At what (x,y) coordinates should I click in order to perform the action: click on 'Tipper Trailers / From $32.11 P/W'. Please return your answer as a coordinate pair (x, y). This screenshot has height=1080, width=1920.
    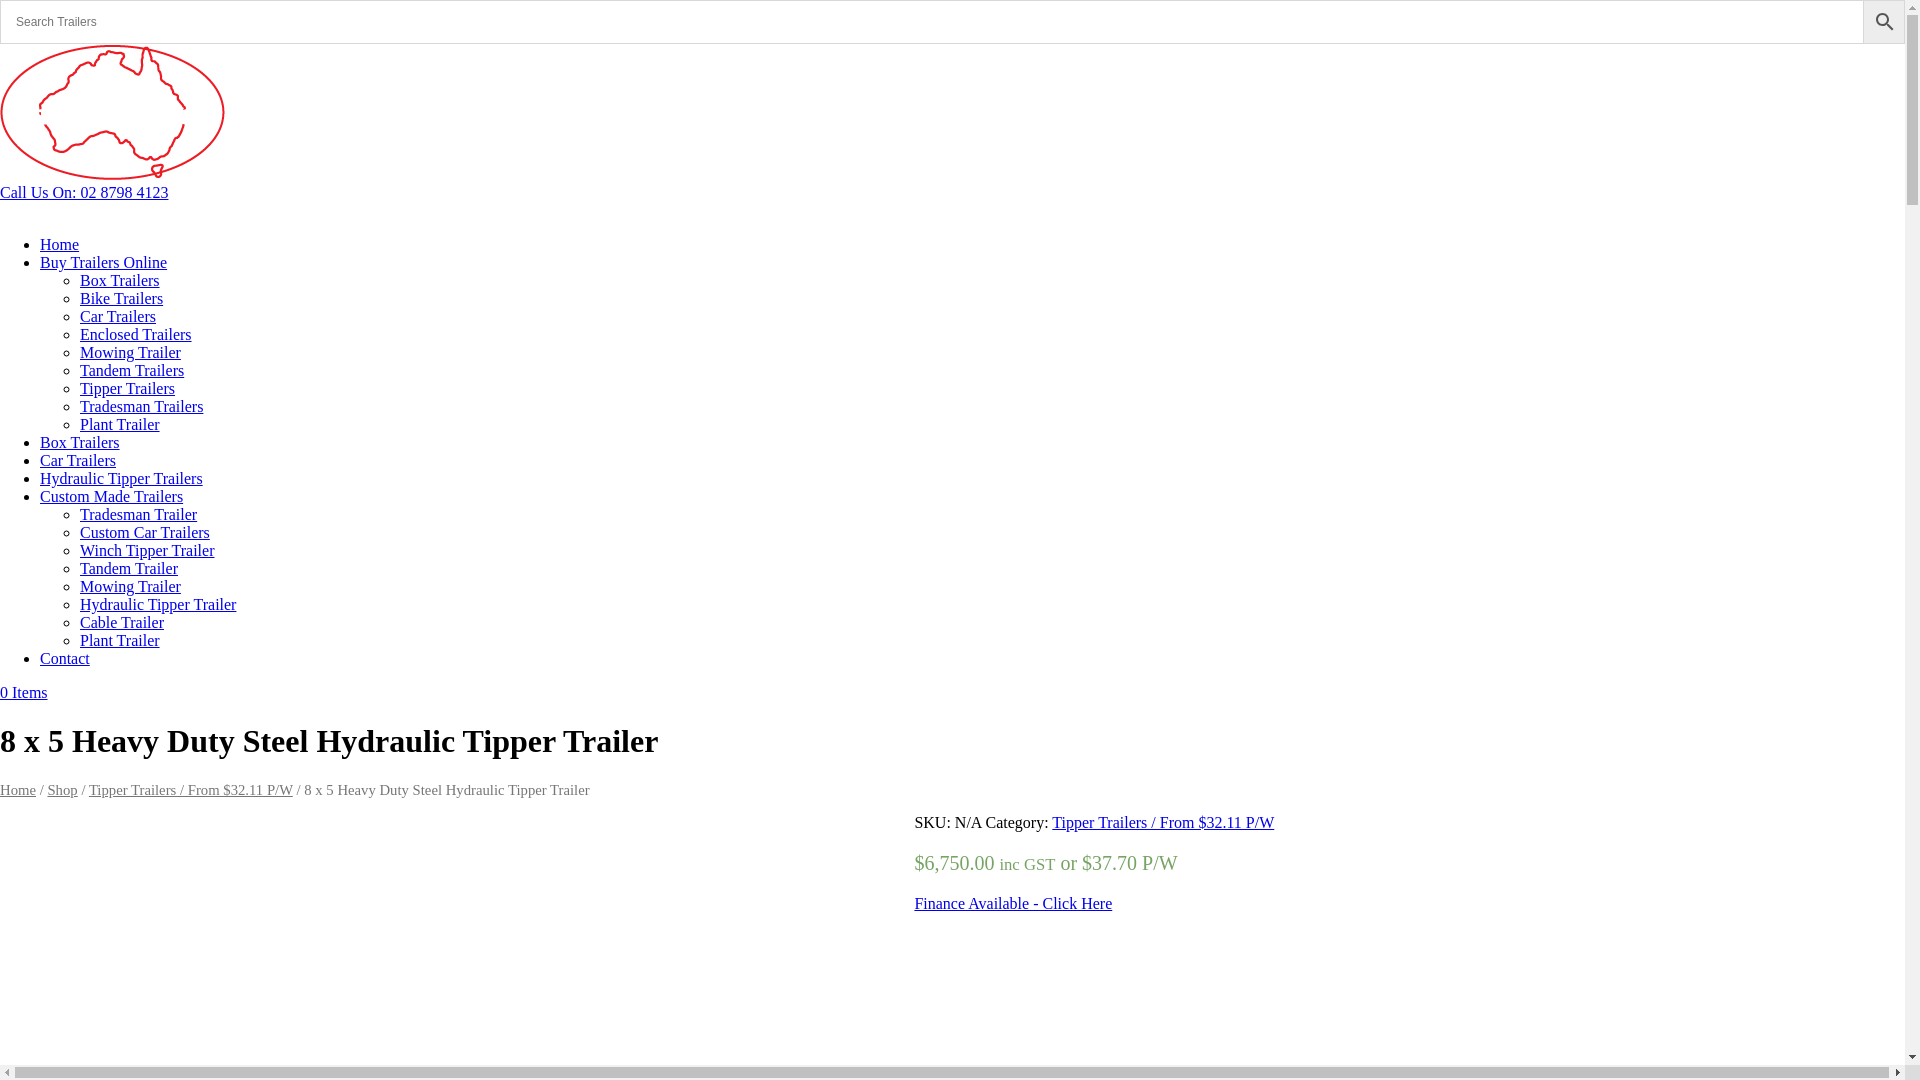
    Looking at the image, I should click on (1162, 822).